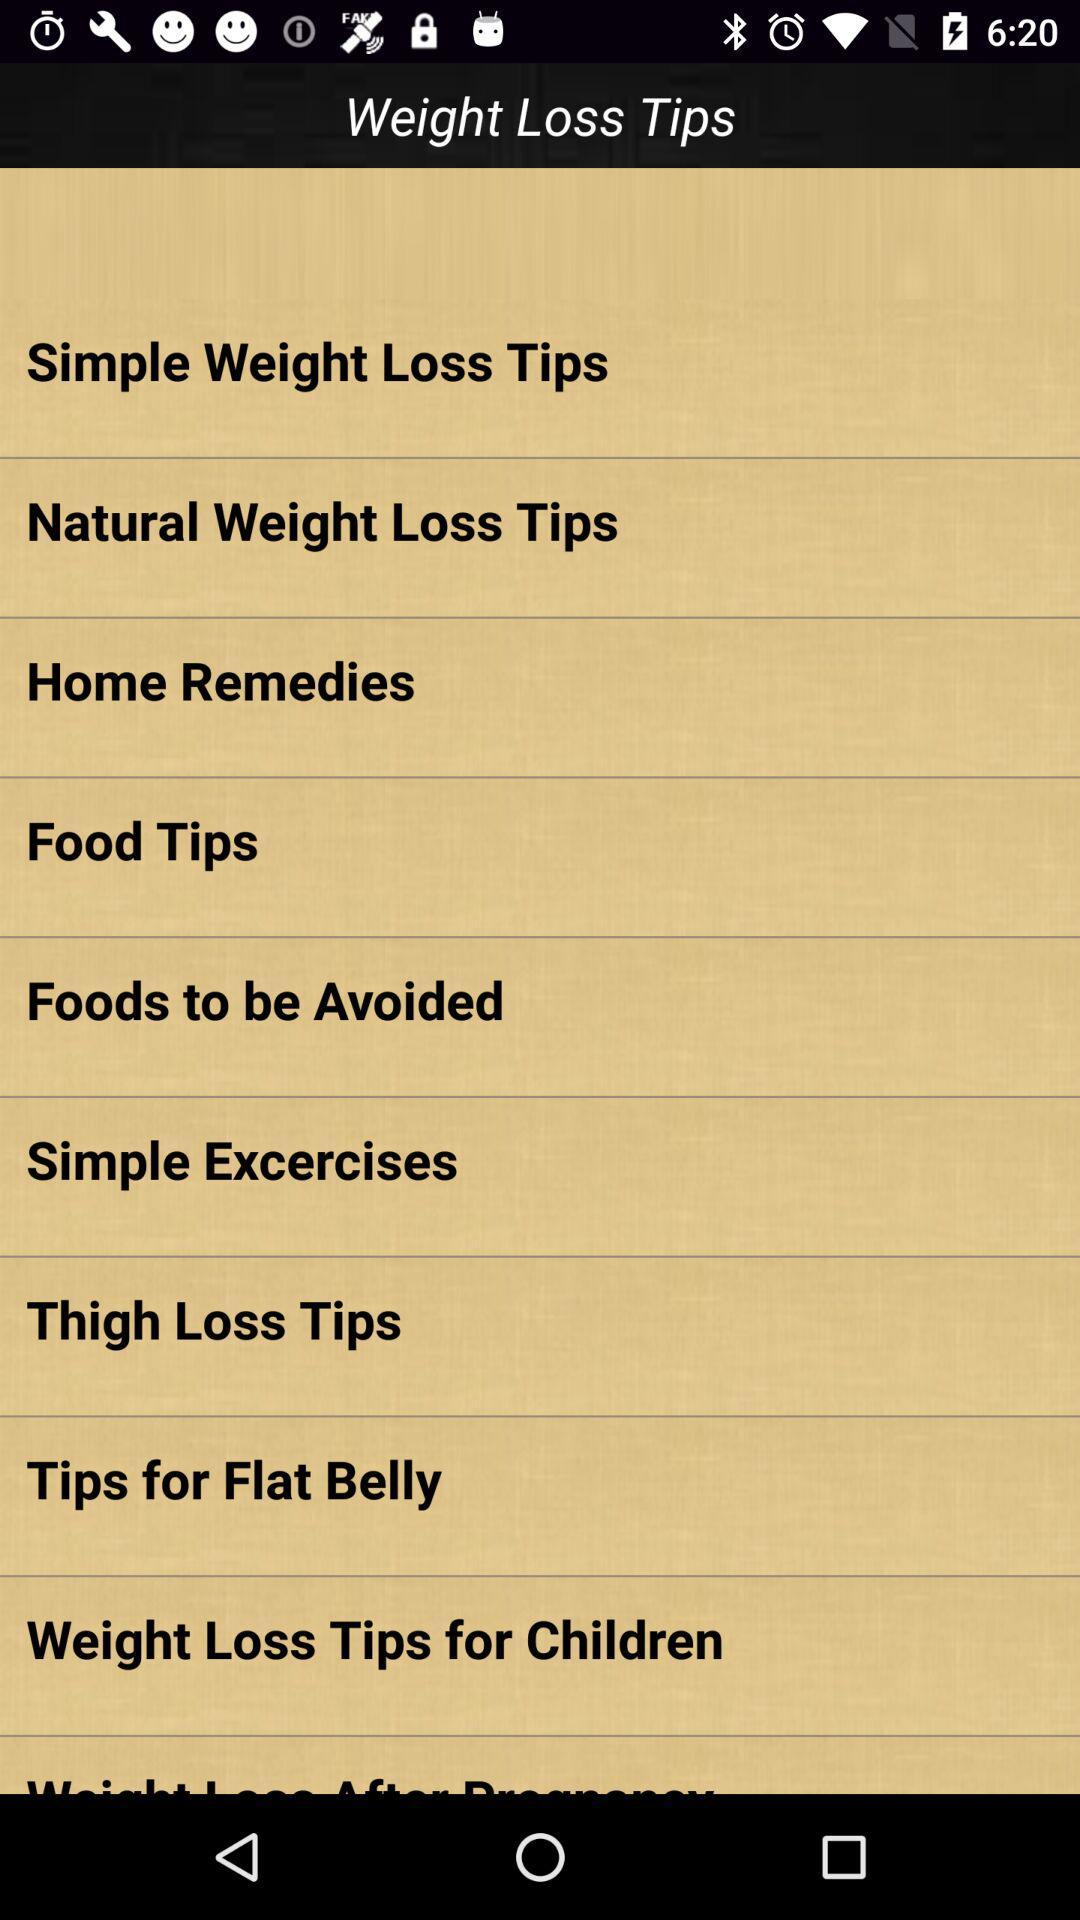  Describe the element at coordinates (540, 999) in the screenshot. I see `the icon above simple excercises item` at that location.